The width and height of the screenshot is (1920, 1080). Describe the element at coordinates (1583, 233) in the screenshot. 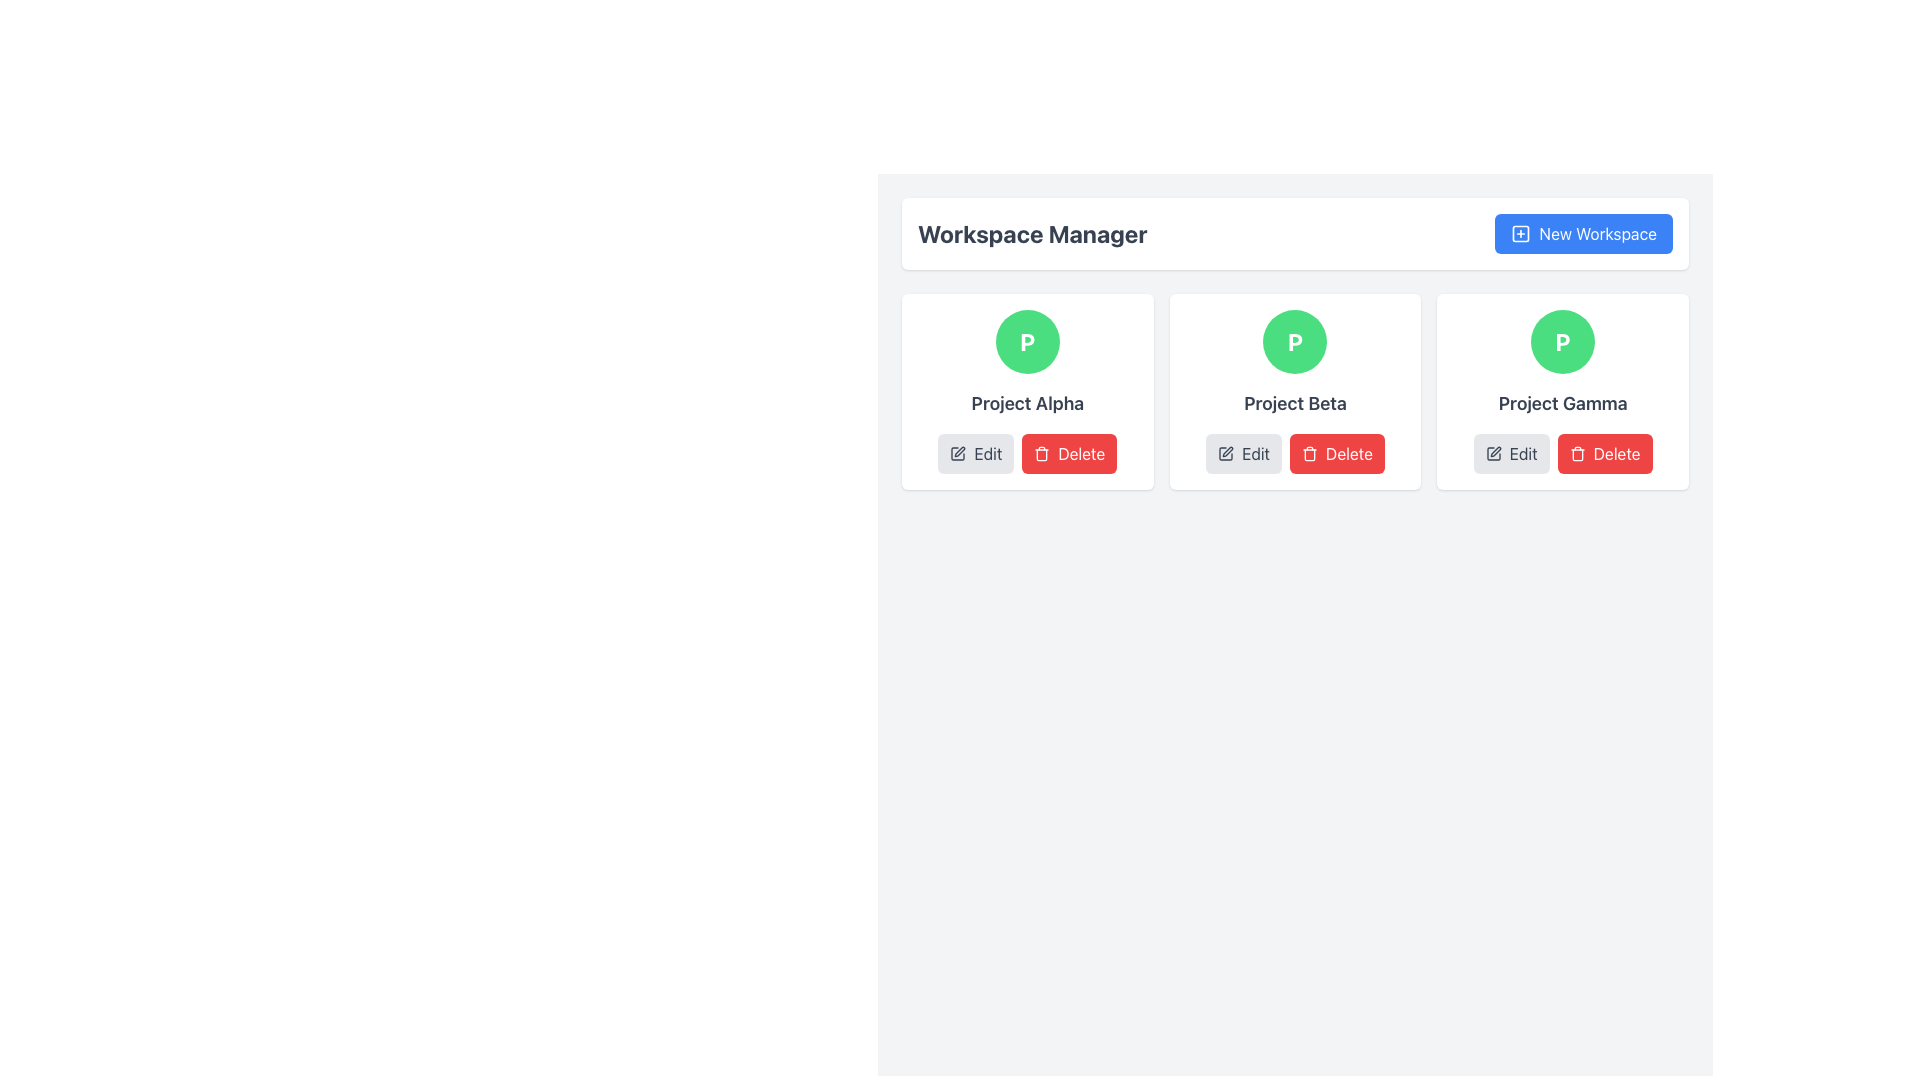

I see `the blue rectangular button labeled 'New Workspace' with a plus sign icon` at that location.